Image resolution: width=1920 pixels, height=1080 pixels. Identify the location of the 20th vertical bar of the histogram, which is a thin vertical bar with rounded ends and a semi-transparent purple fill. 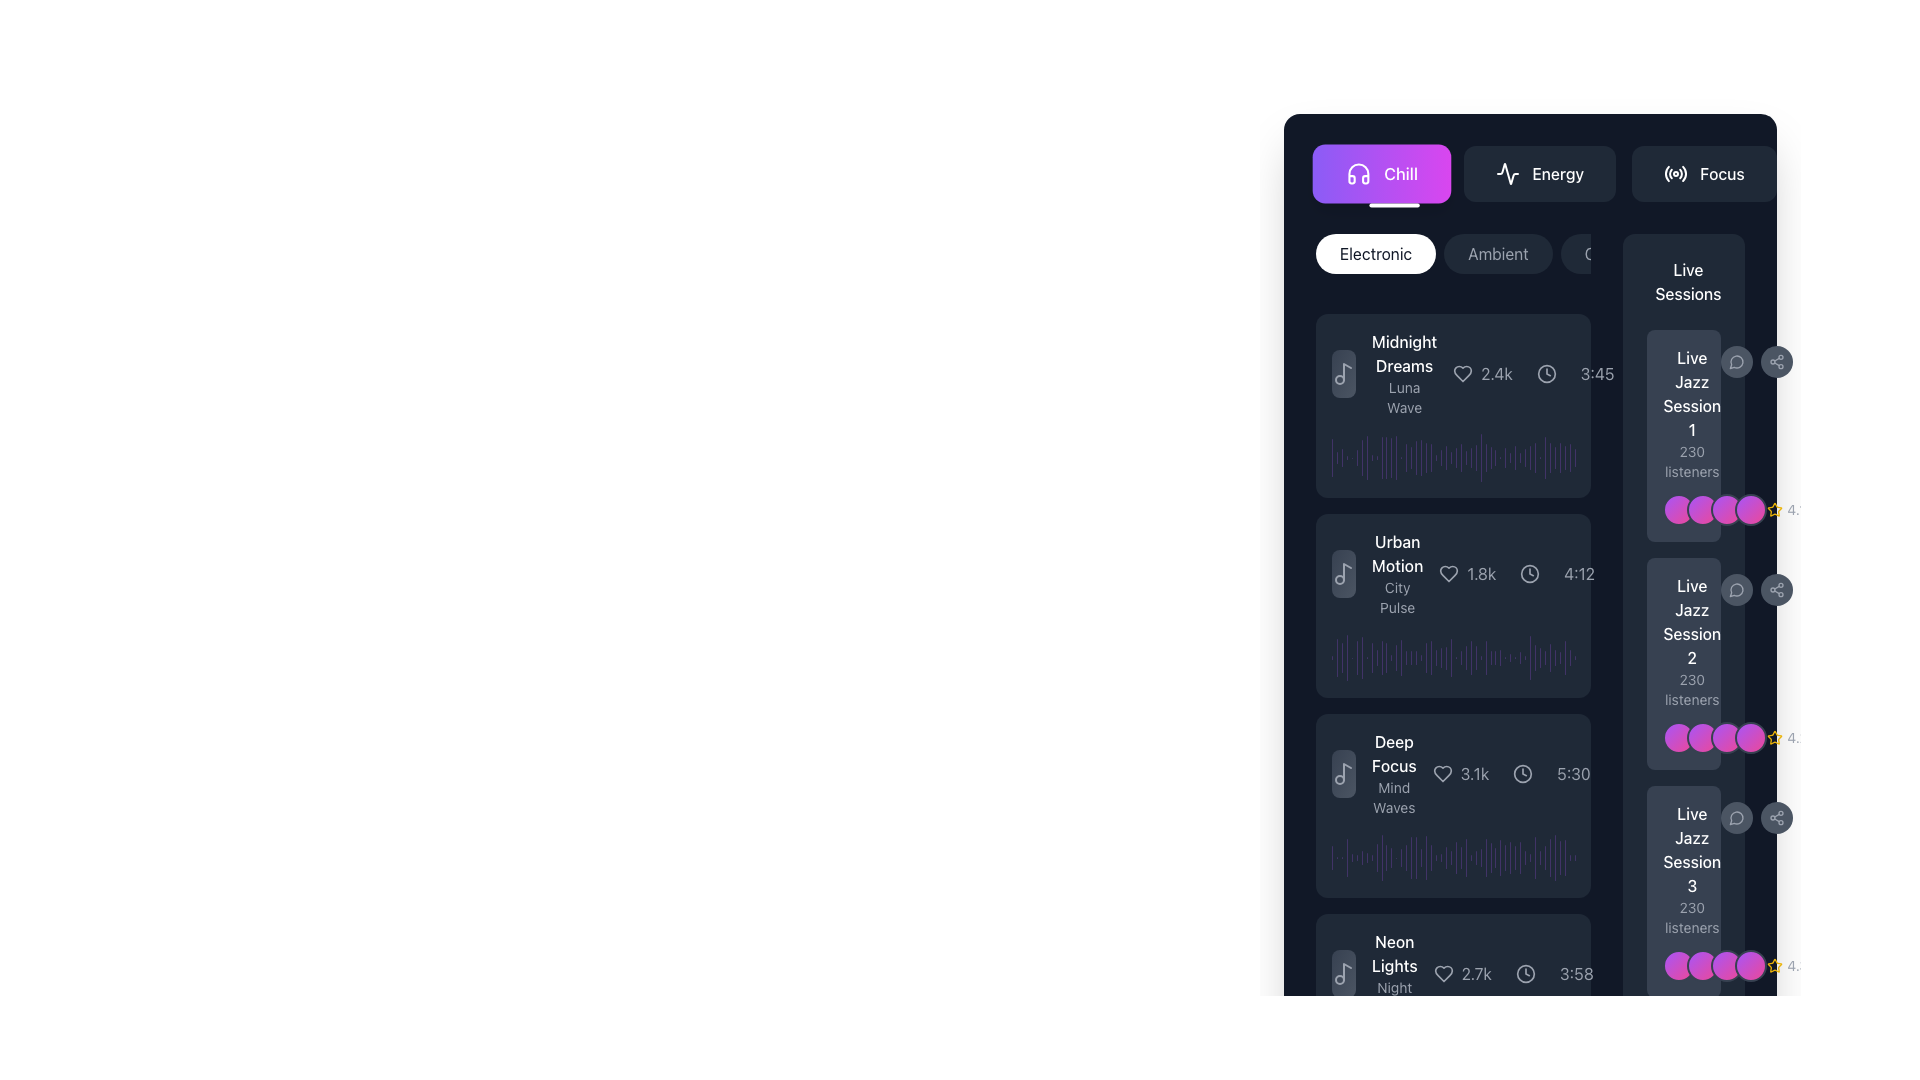
(1425, 657).